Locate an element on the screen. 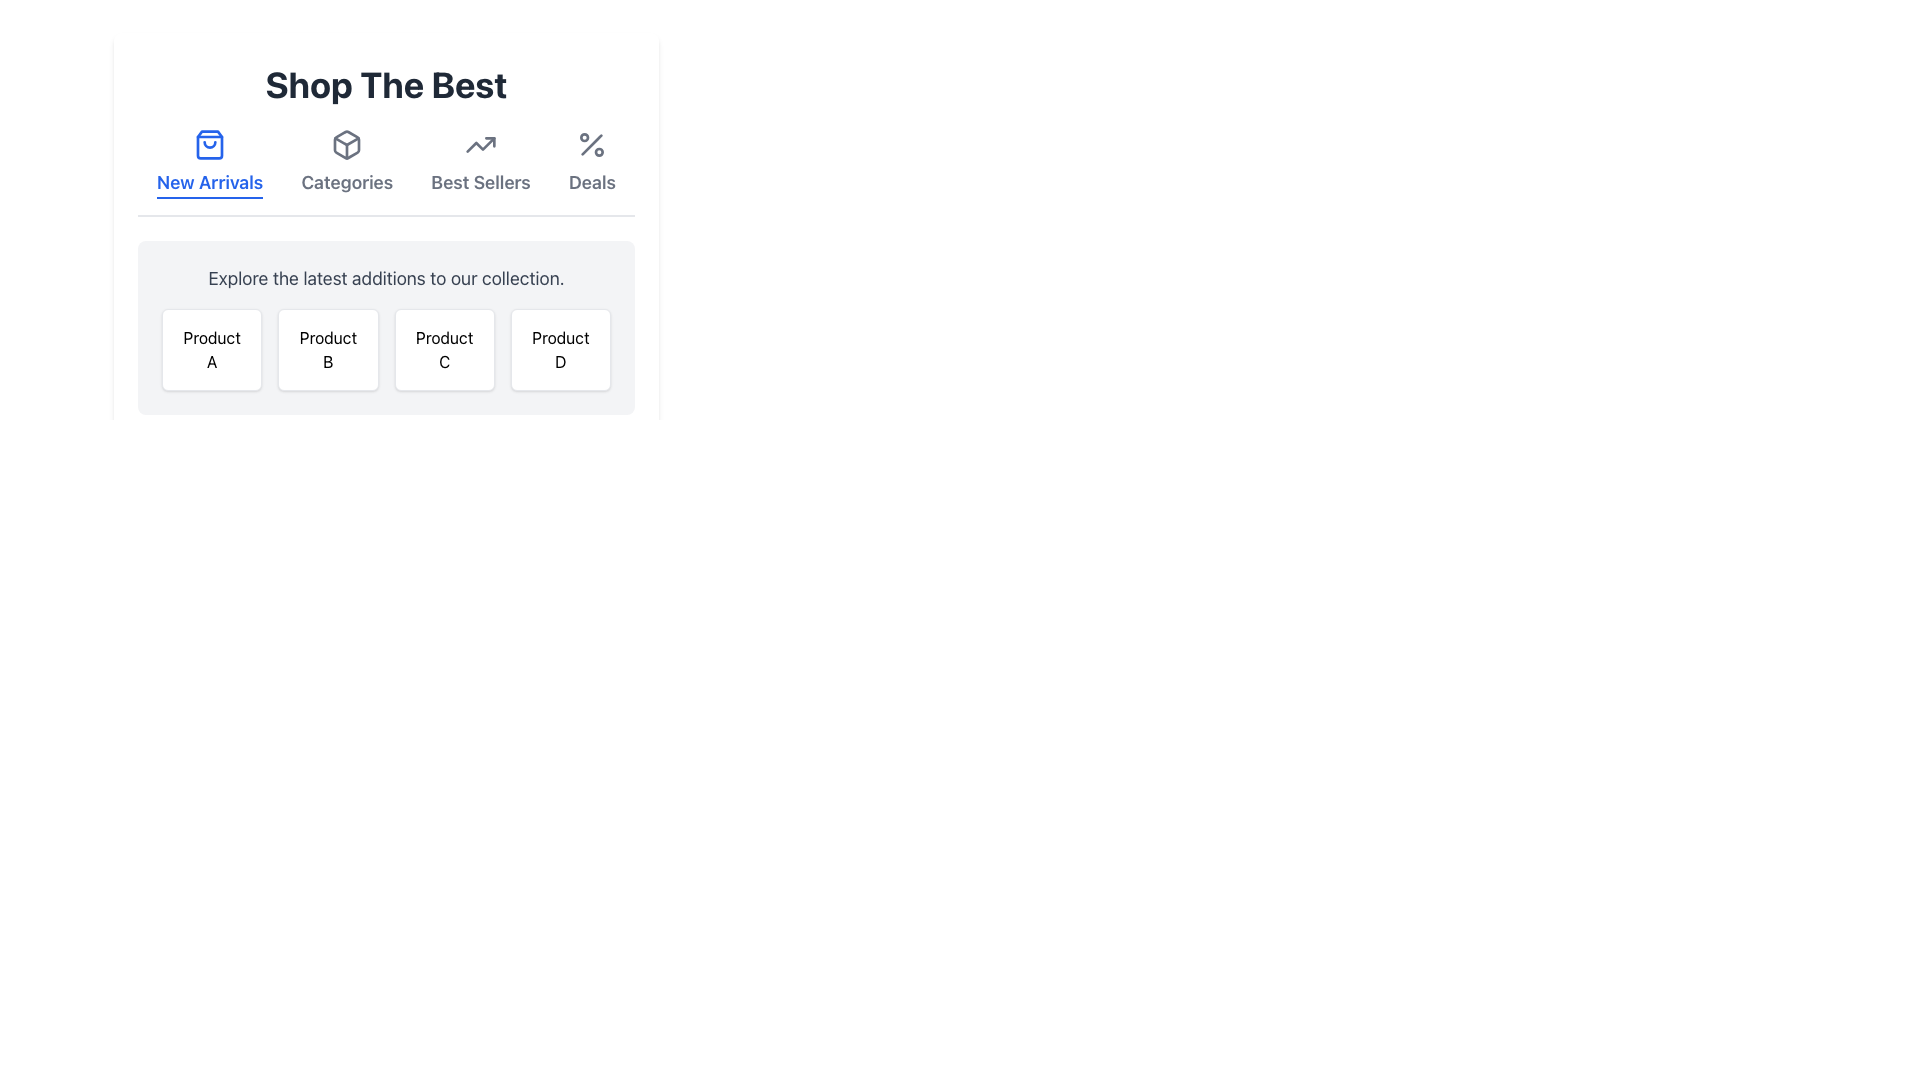  the upward trending chart icon located in the 'Best Sellers' section, positioned above the text 'Best Sellers' is located at coordinates (481, 144).